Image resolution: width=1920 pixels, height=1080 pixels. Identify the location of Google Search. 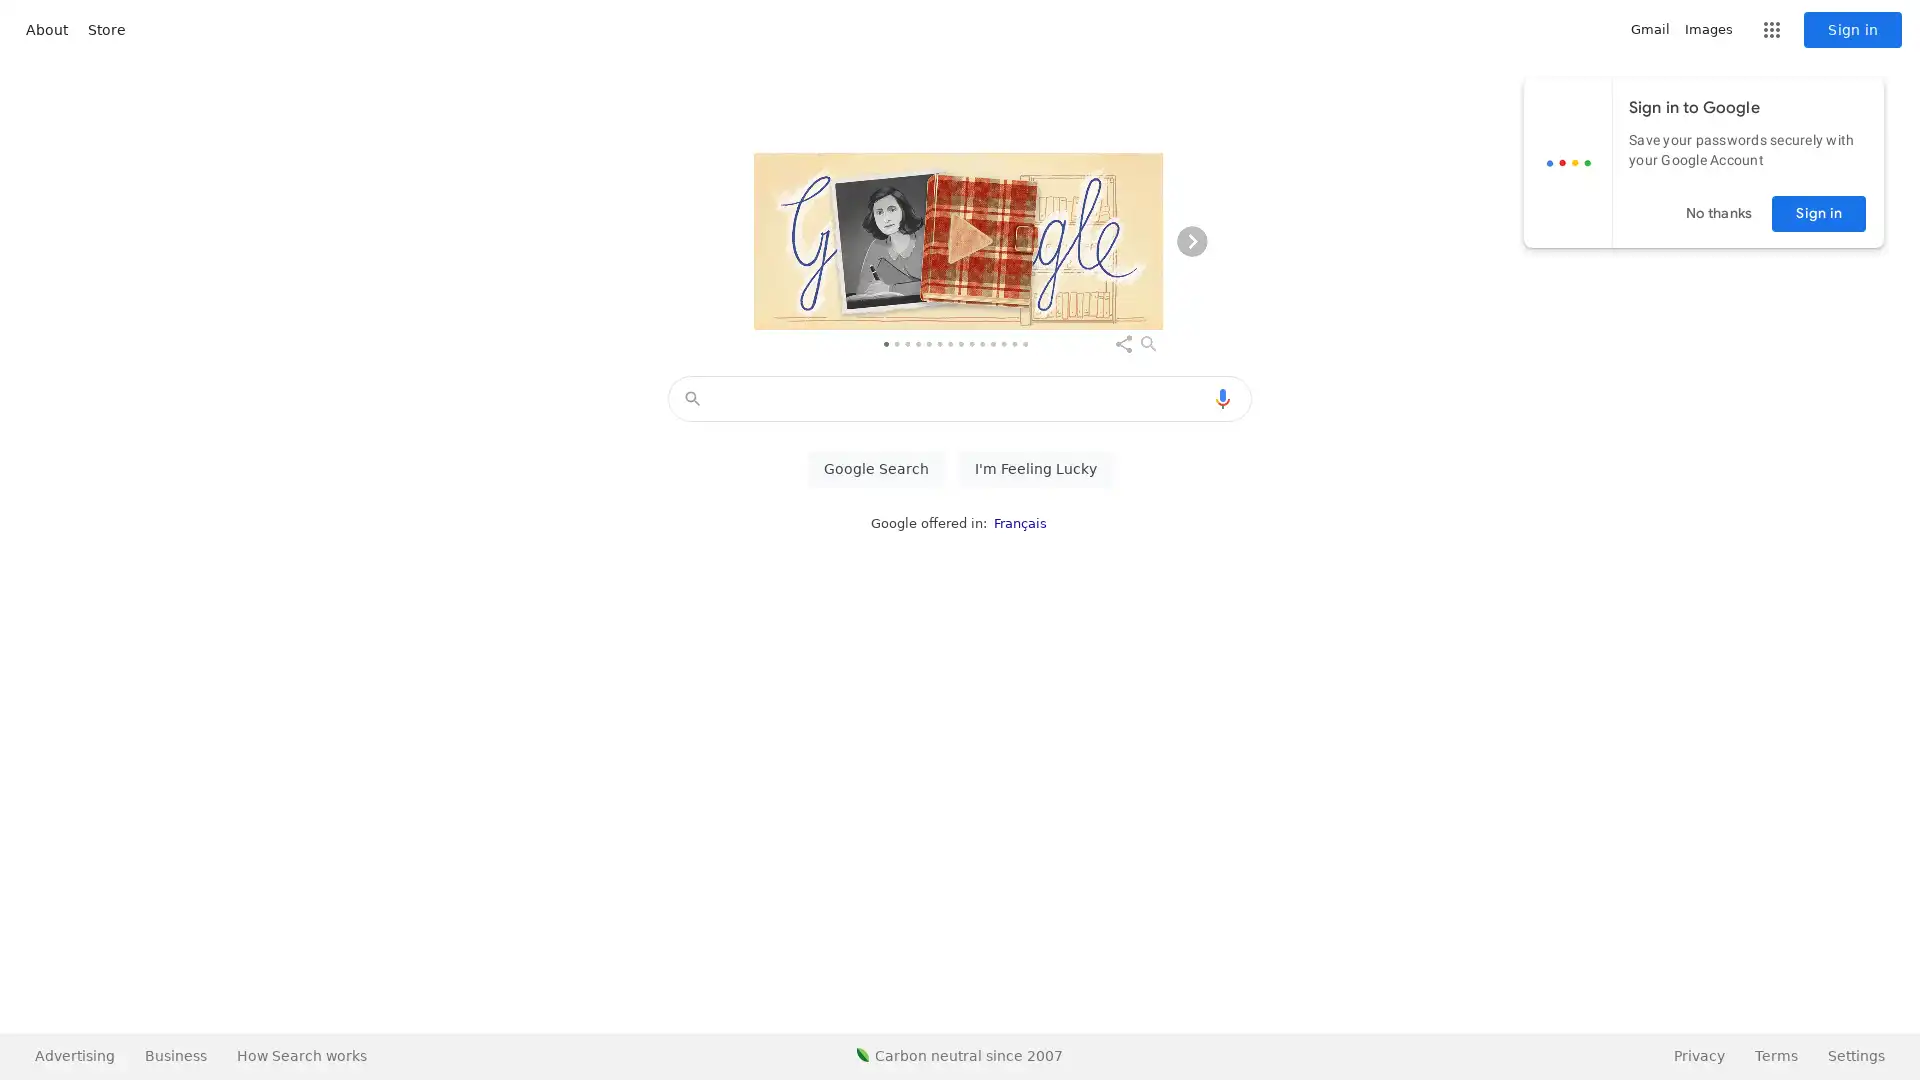
(875, 469).